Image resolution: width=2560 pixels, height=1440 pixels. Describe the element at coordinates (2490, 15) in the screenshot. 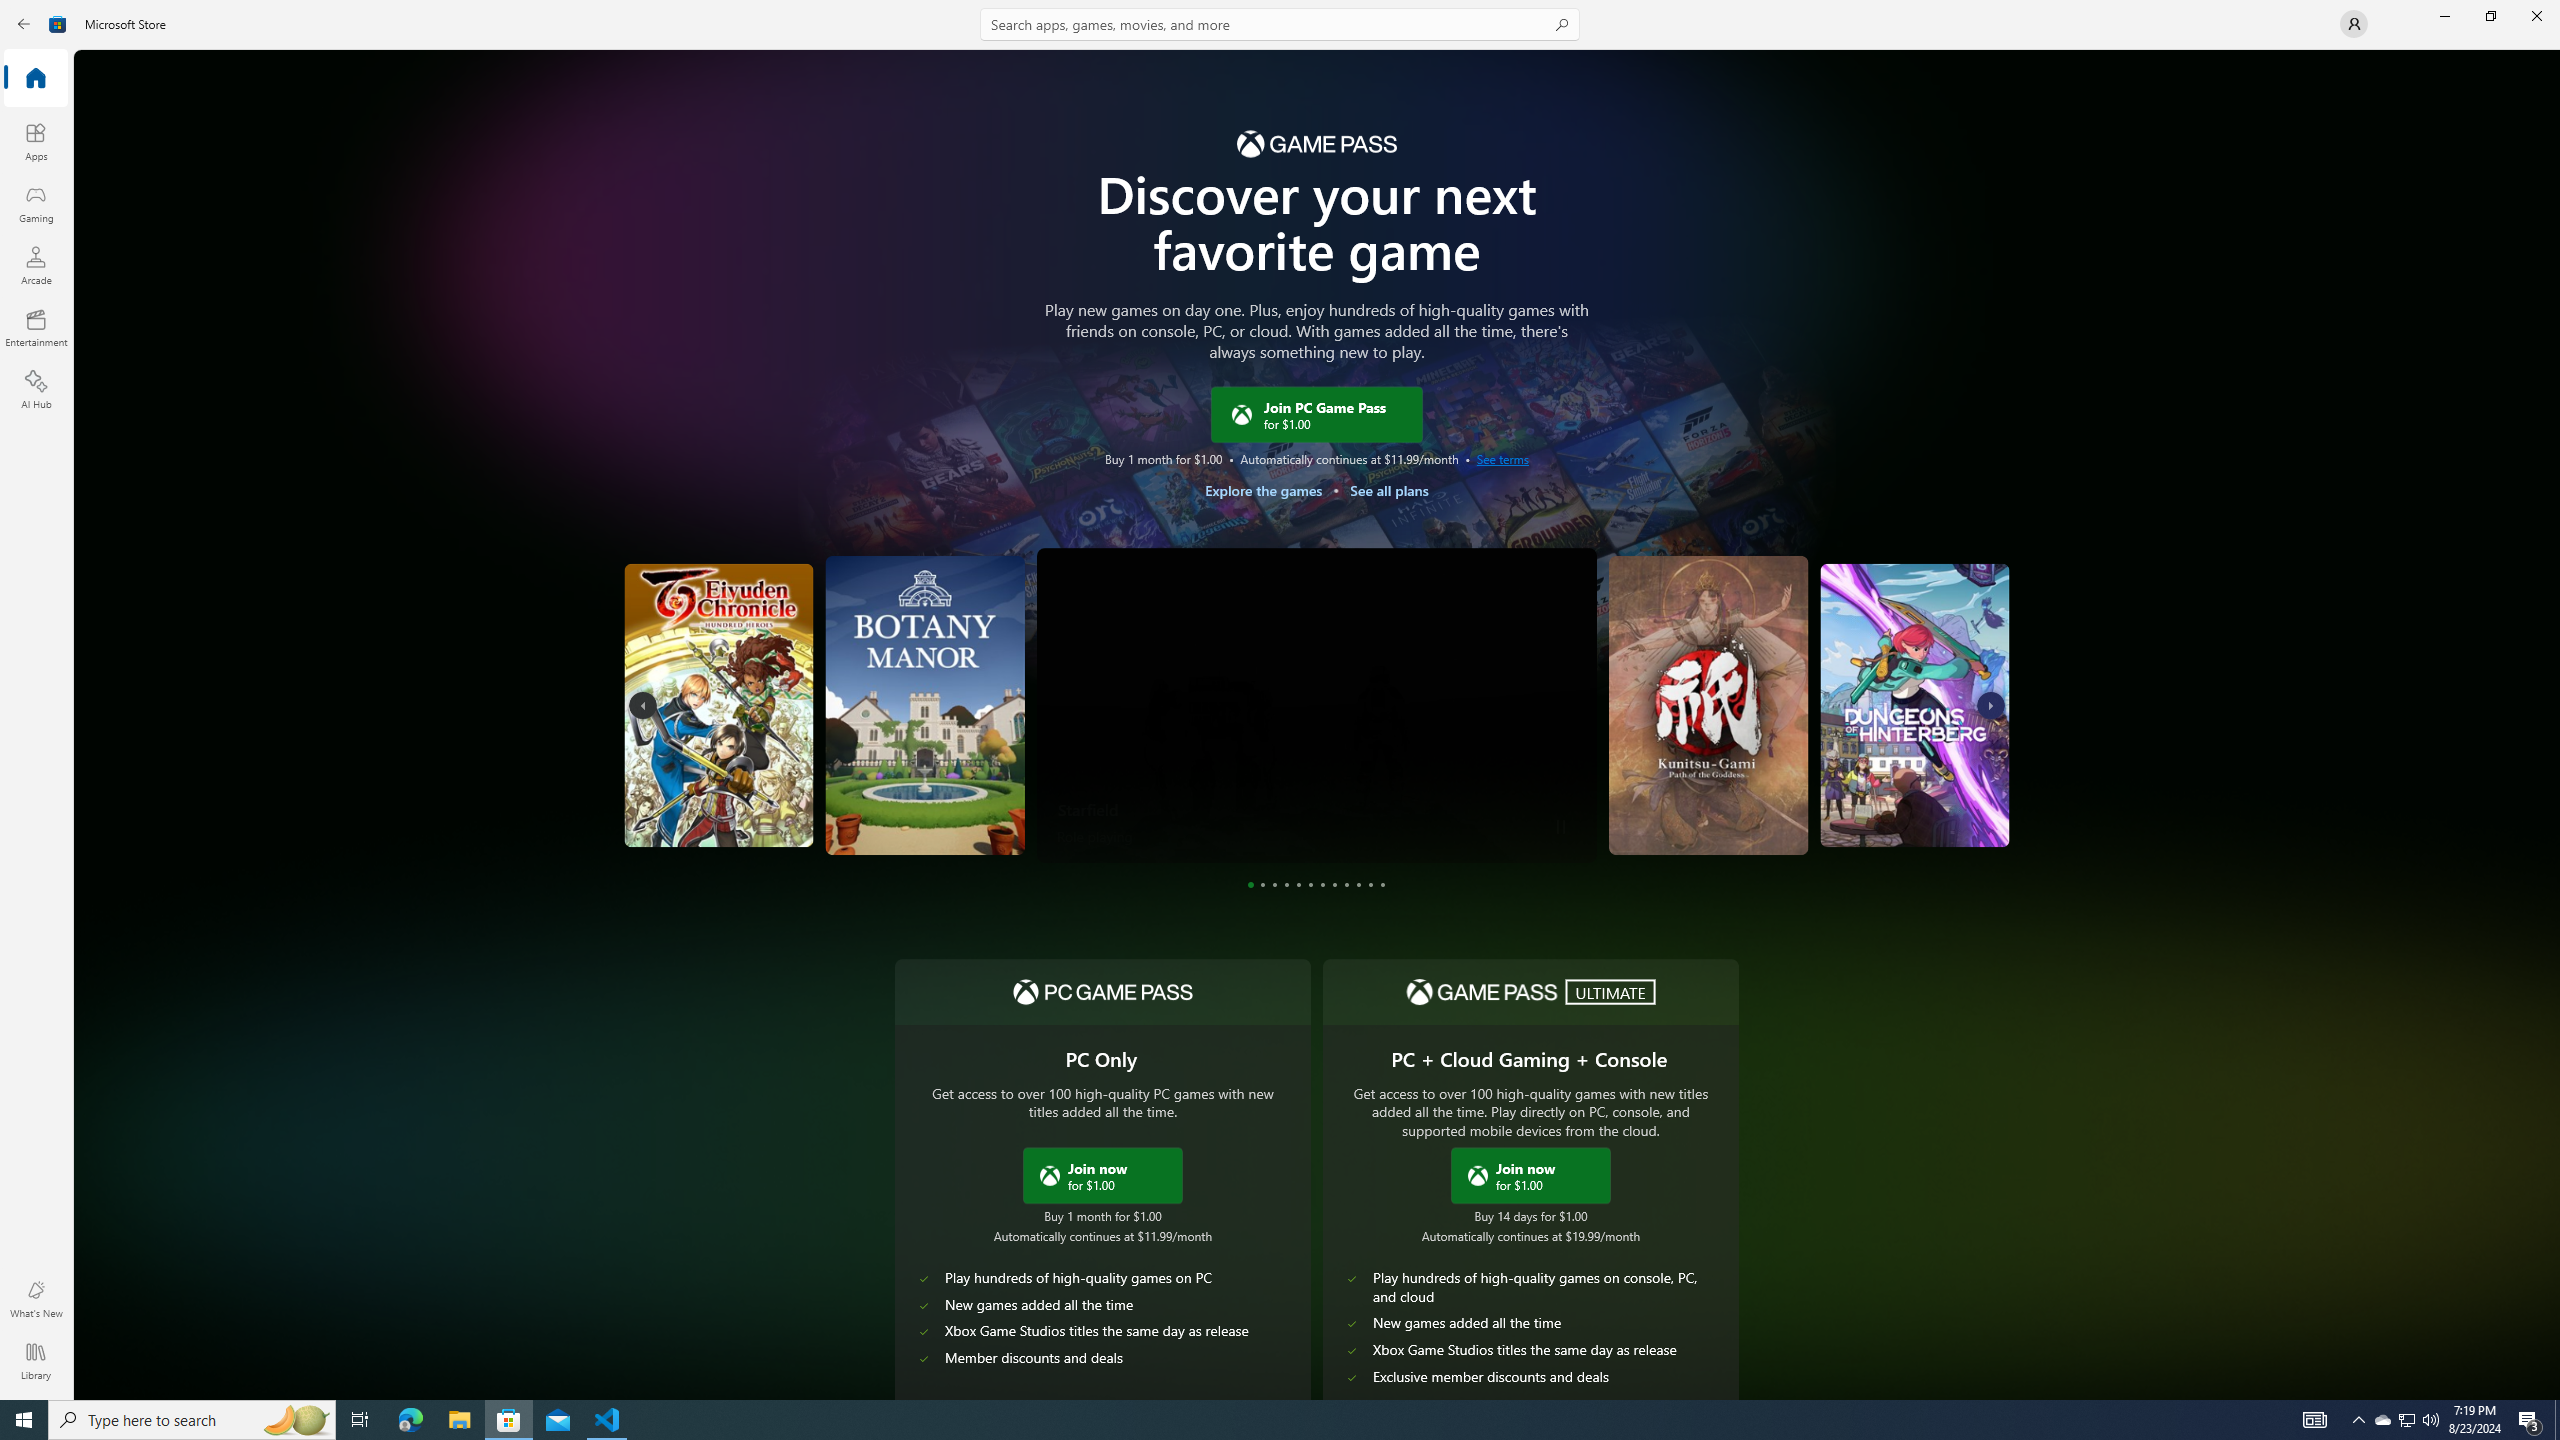

I see `'Restore Microsoft Store'` at that location.